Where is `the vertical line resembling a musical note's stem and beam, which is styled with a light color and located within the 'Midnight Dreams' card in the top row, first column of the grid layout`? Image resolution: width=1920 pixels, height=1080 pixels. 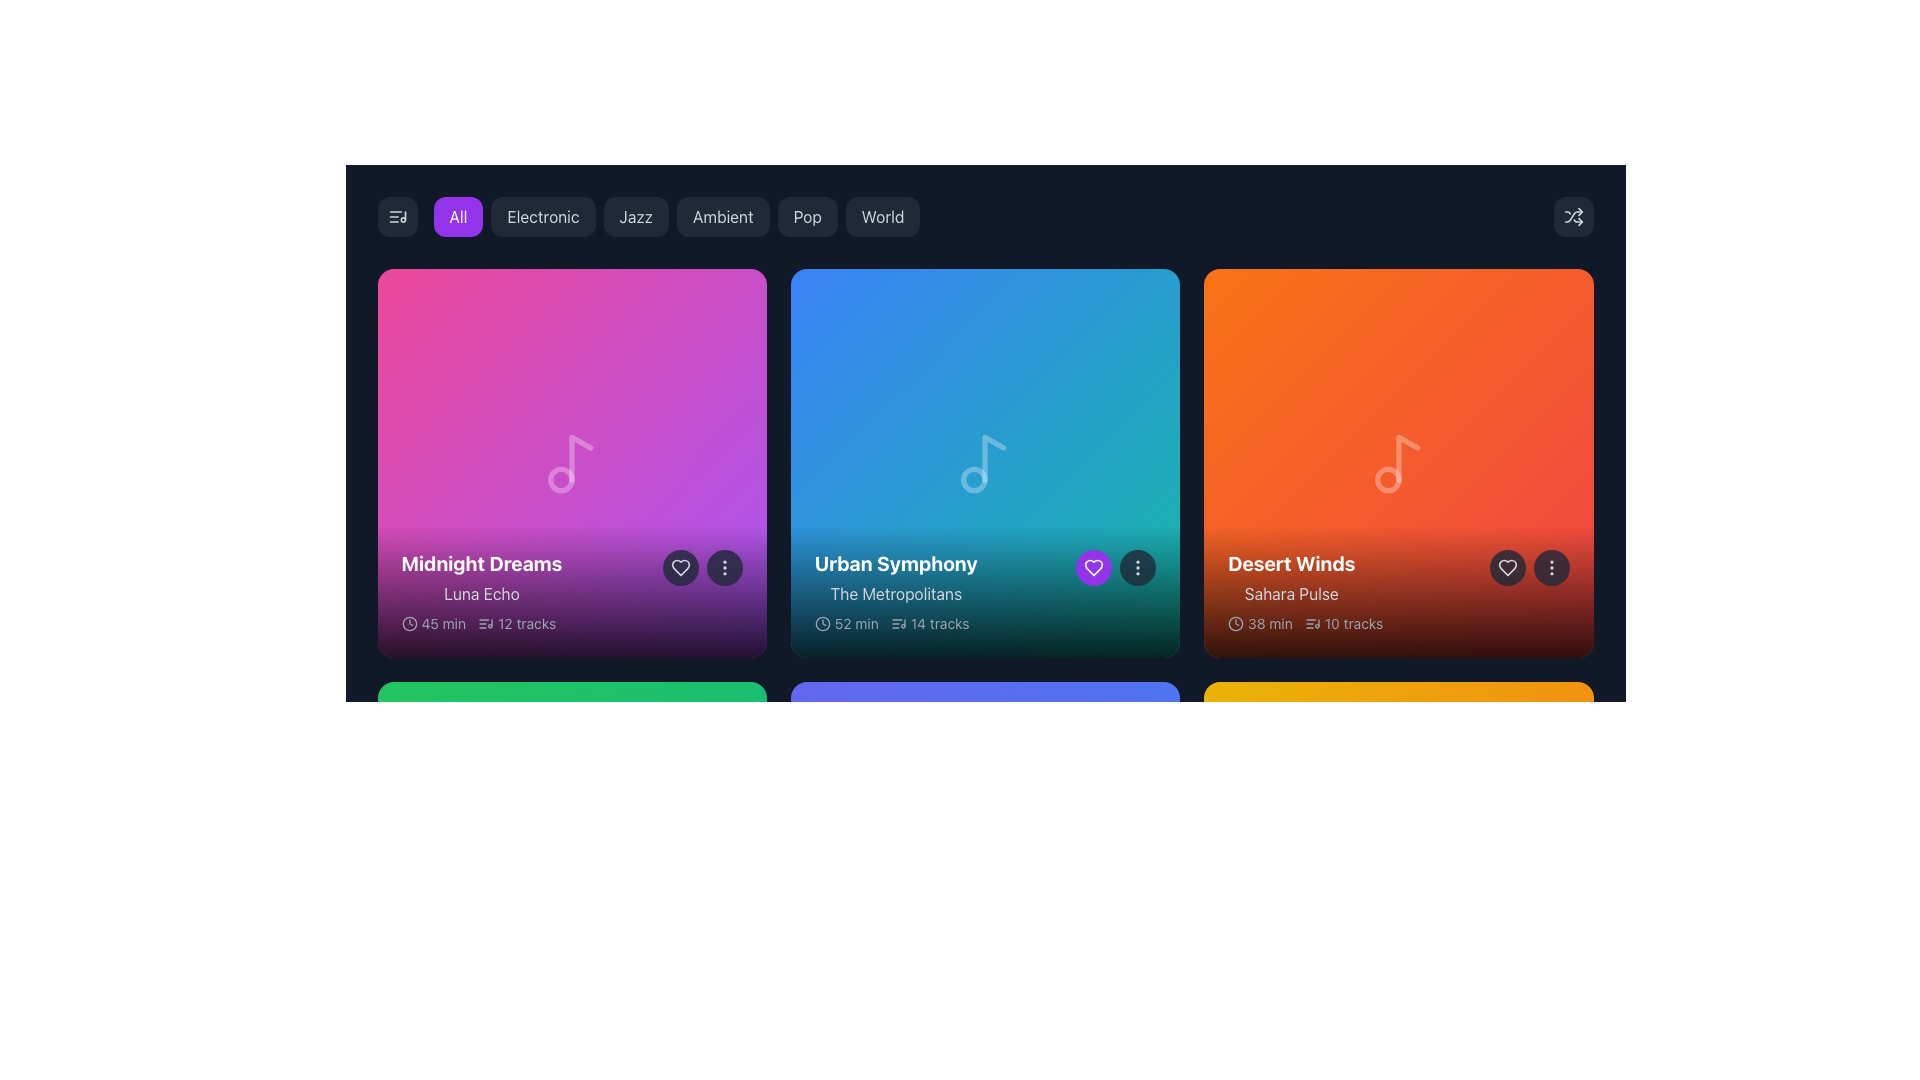 the vertical line resembling a musical note's stem and beam, which is styled with a light color and located within the 'Midnight Dreams' card in the top row, first column of the grid layout is located at coordinates (580, 458).